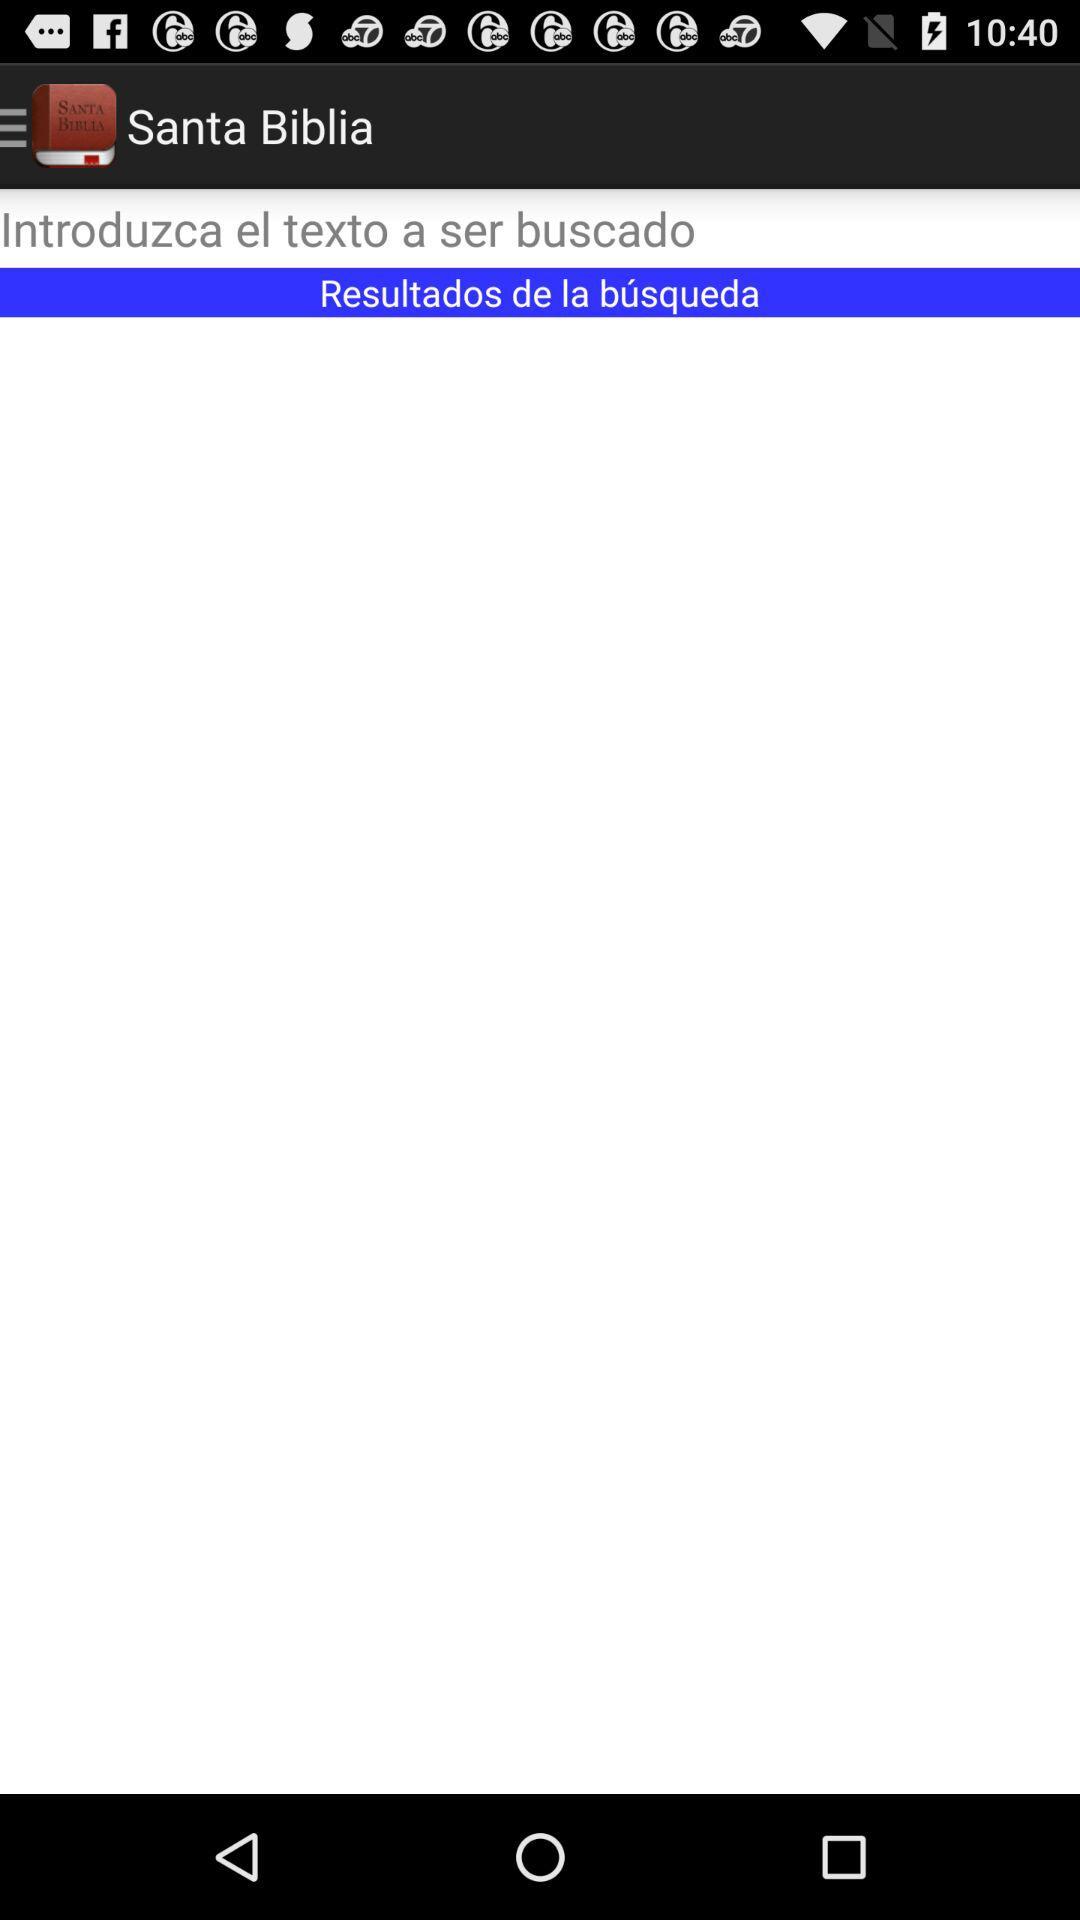 The image size is (1080, 1920). I want to click on area, so click(540, 1054).